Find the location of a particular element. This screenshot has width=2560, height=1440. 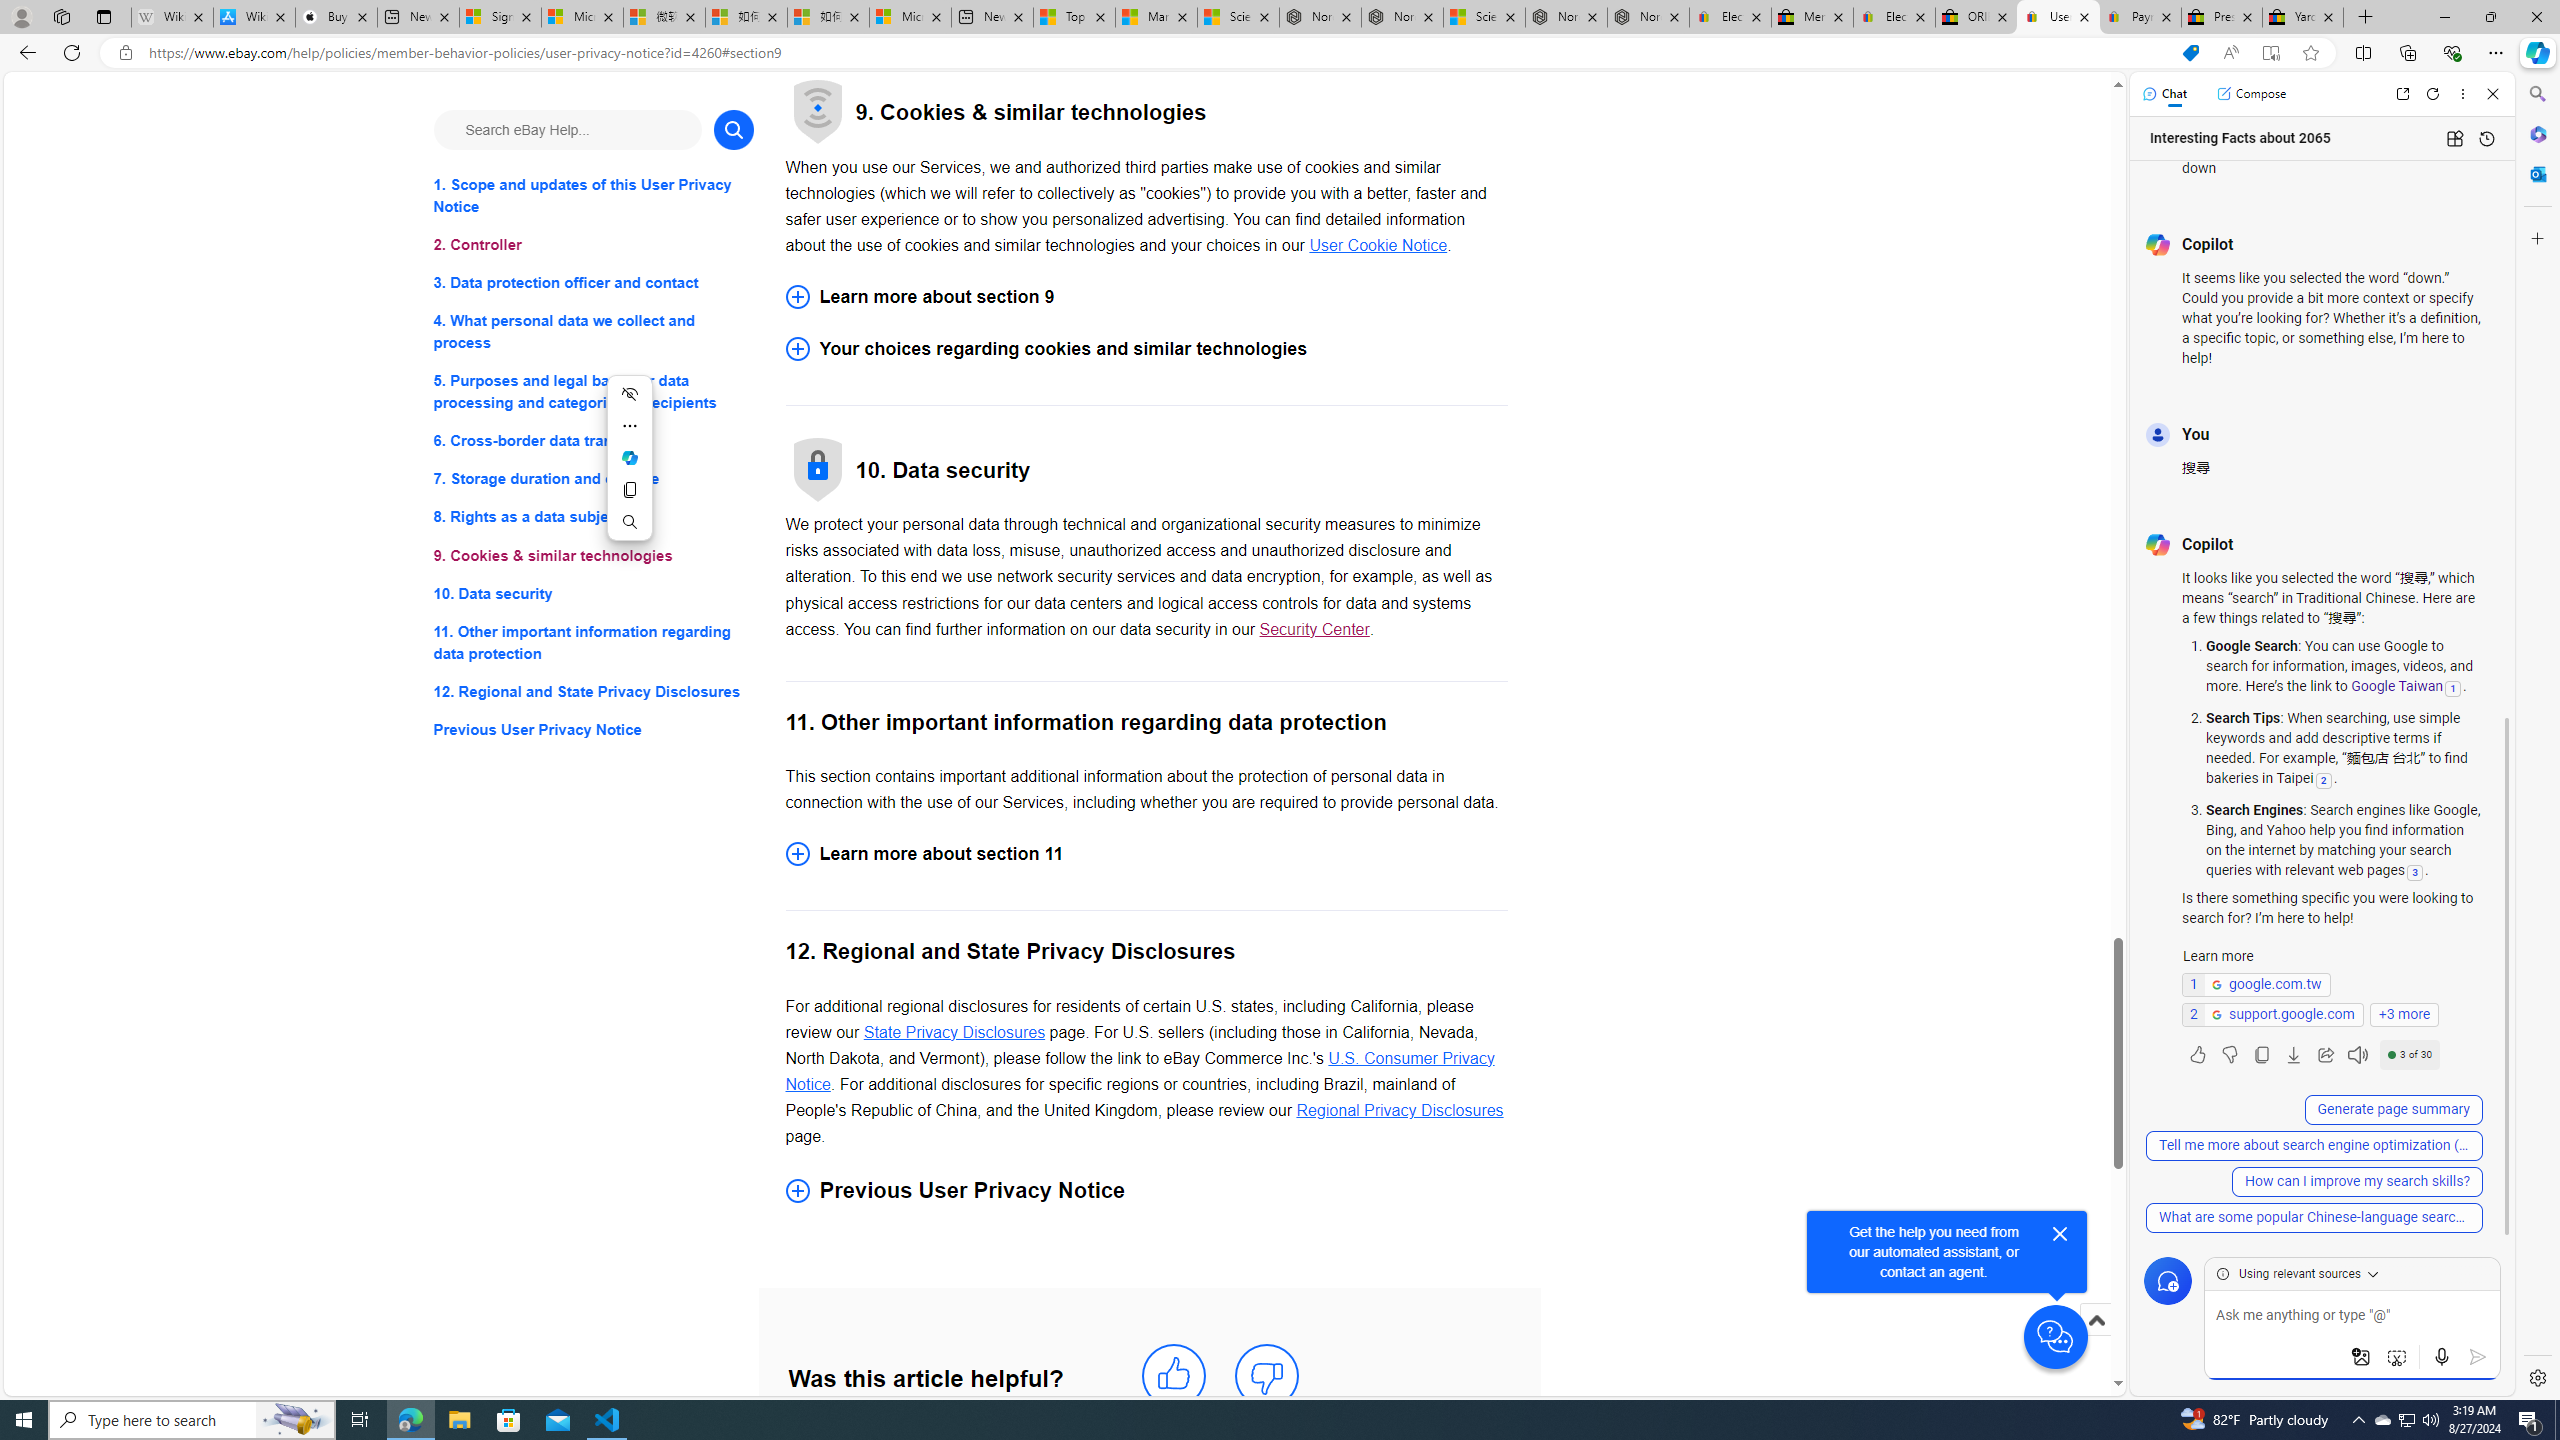

'State Privacy Disclosures - opens in new window or tab' is located at coordinates (953, 1030).